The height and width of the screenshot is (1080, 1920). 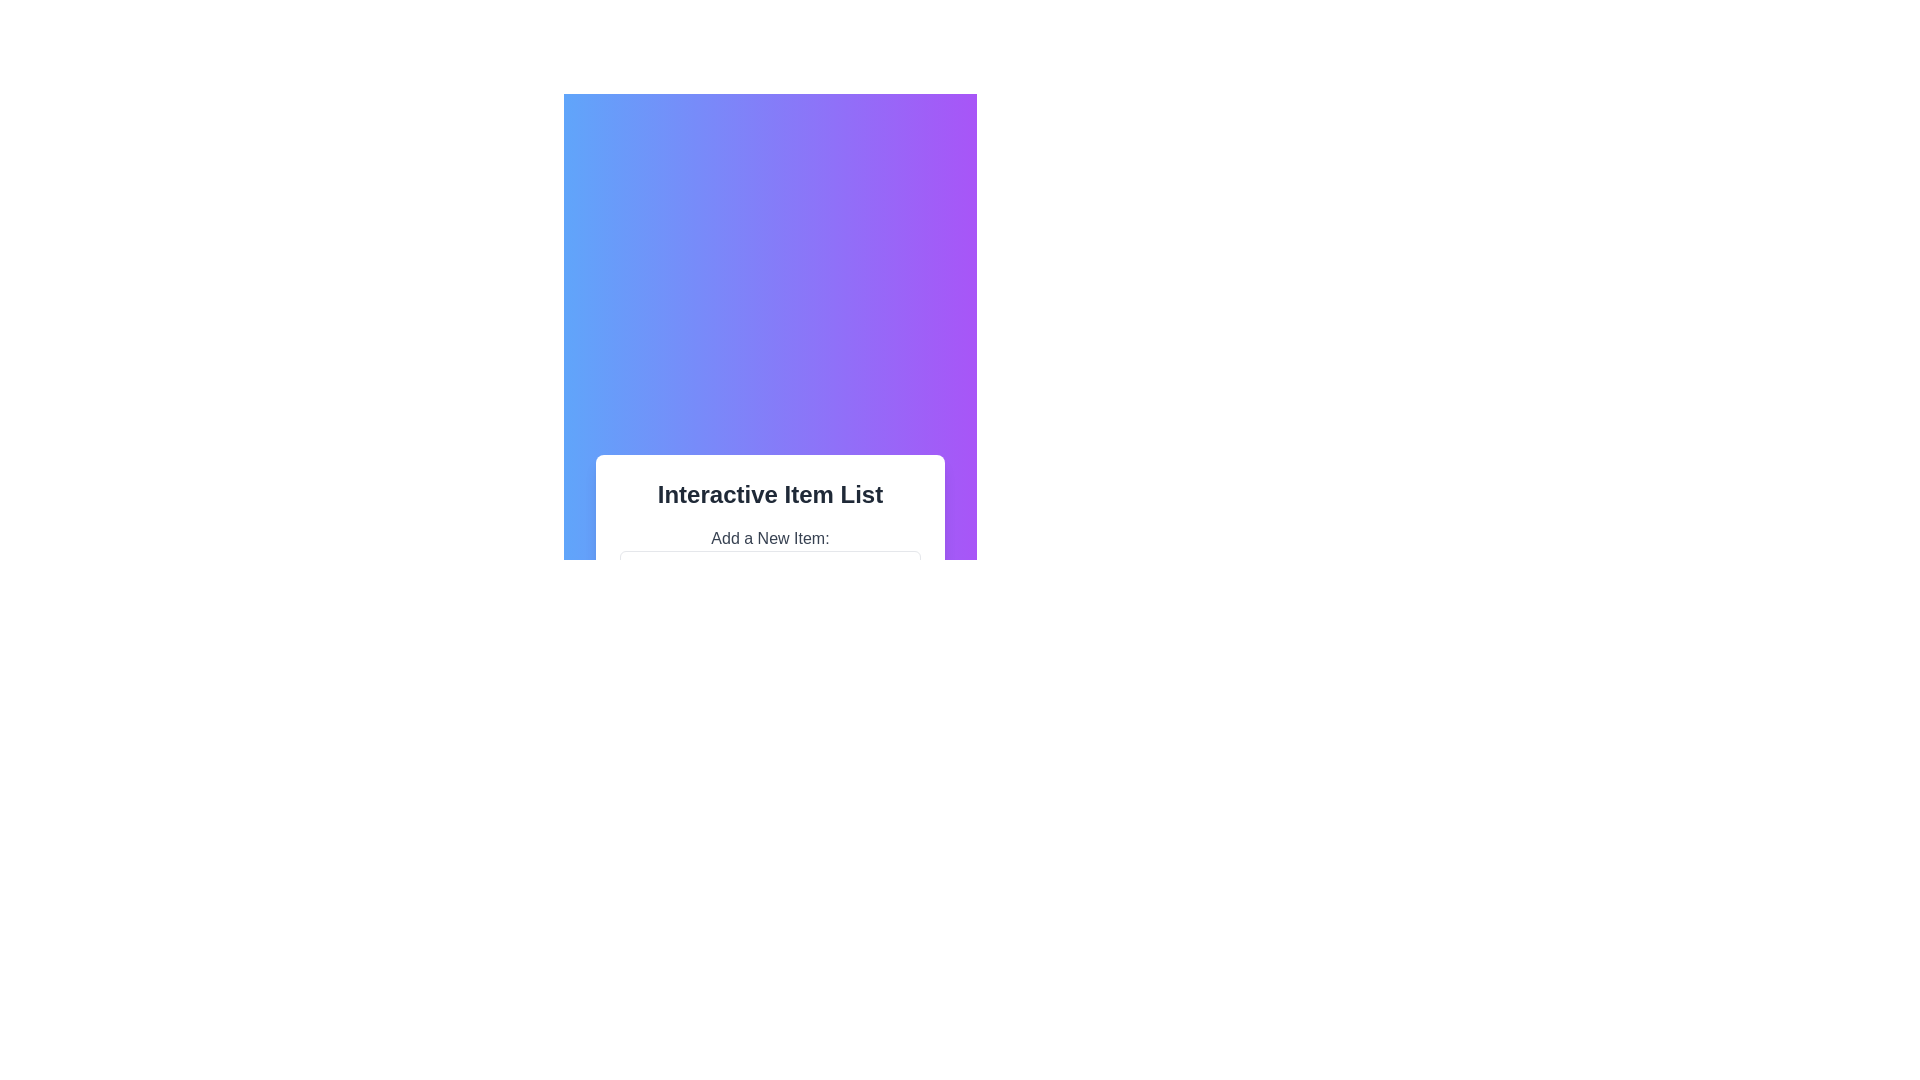 What do you see at coordinates (769, 494) in the screenshot?
I see `the non-interactive heading located at the top of the white card-like component, which informs users of the purpose or contents of the interactive components below` at bounding box center [769, 494].